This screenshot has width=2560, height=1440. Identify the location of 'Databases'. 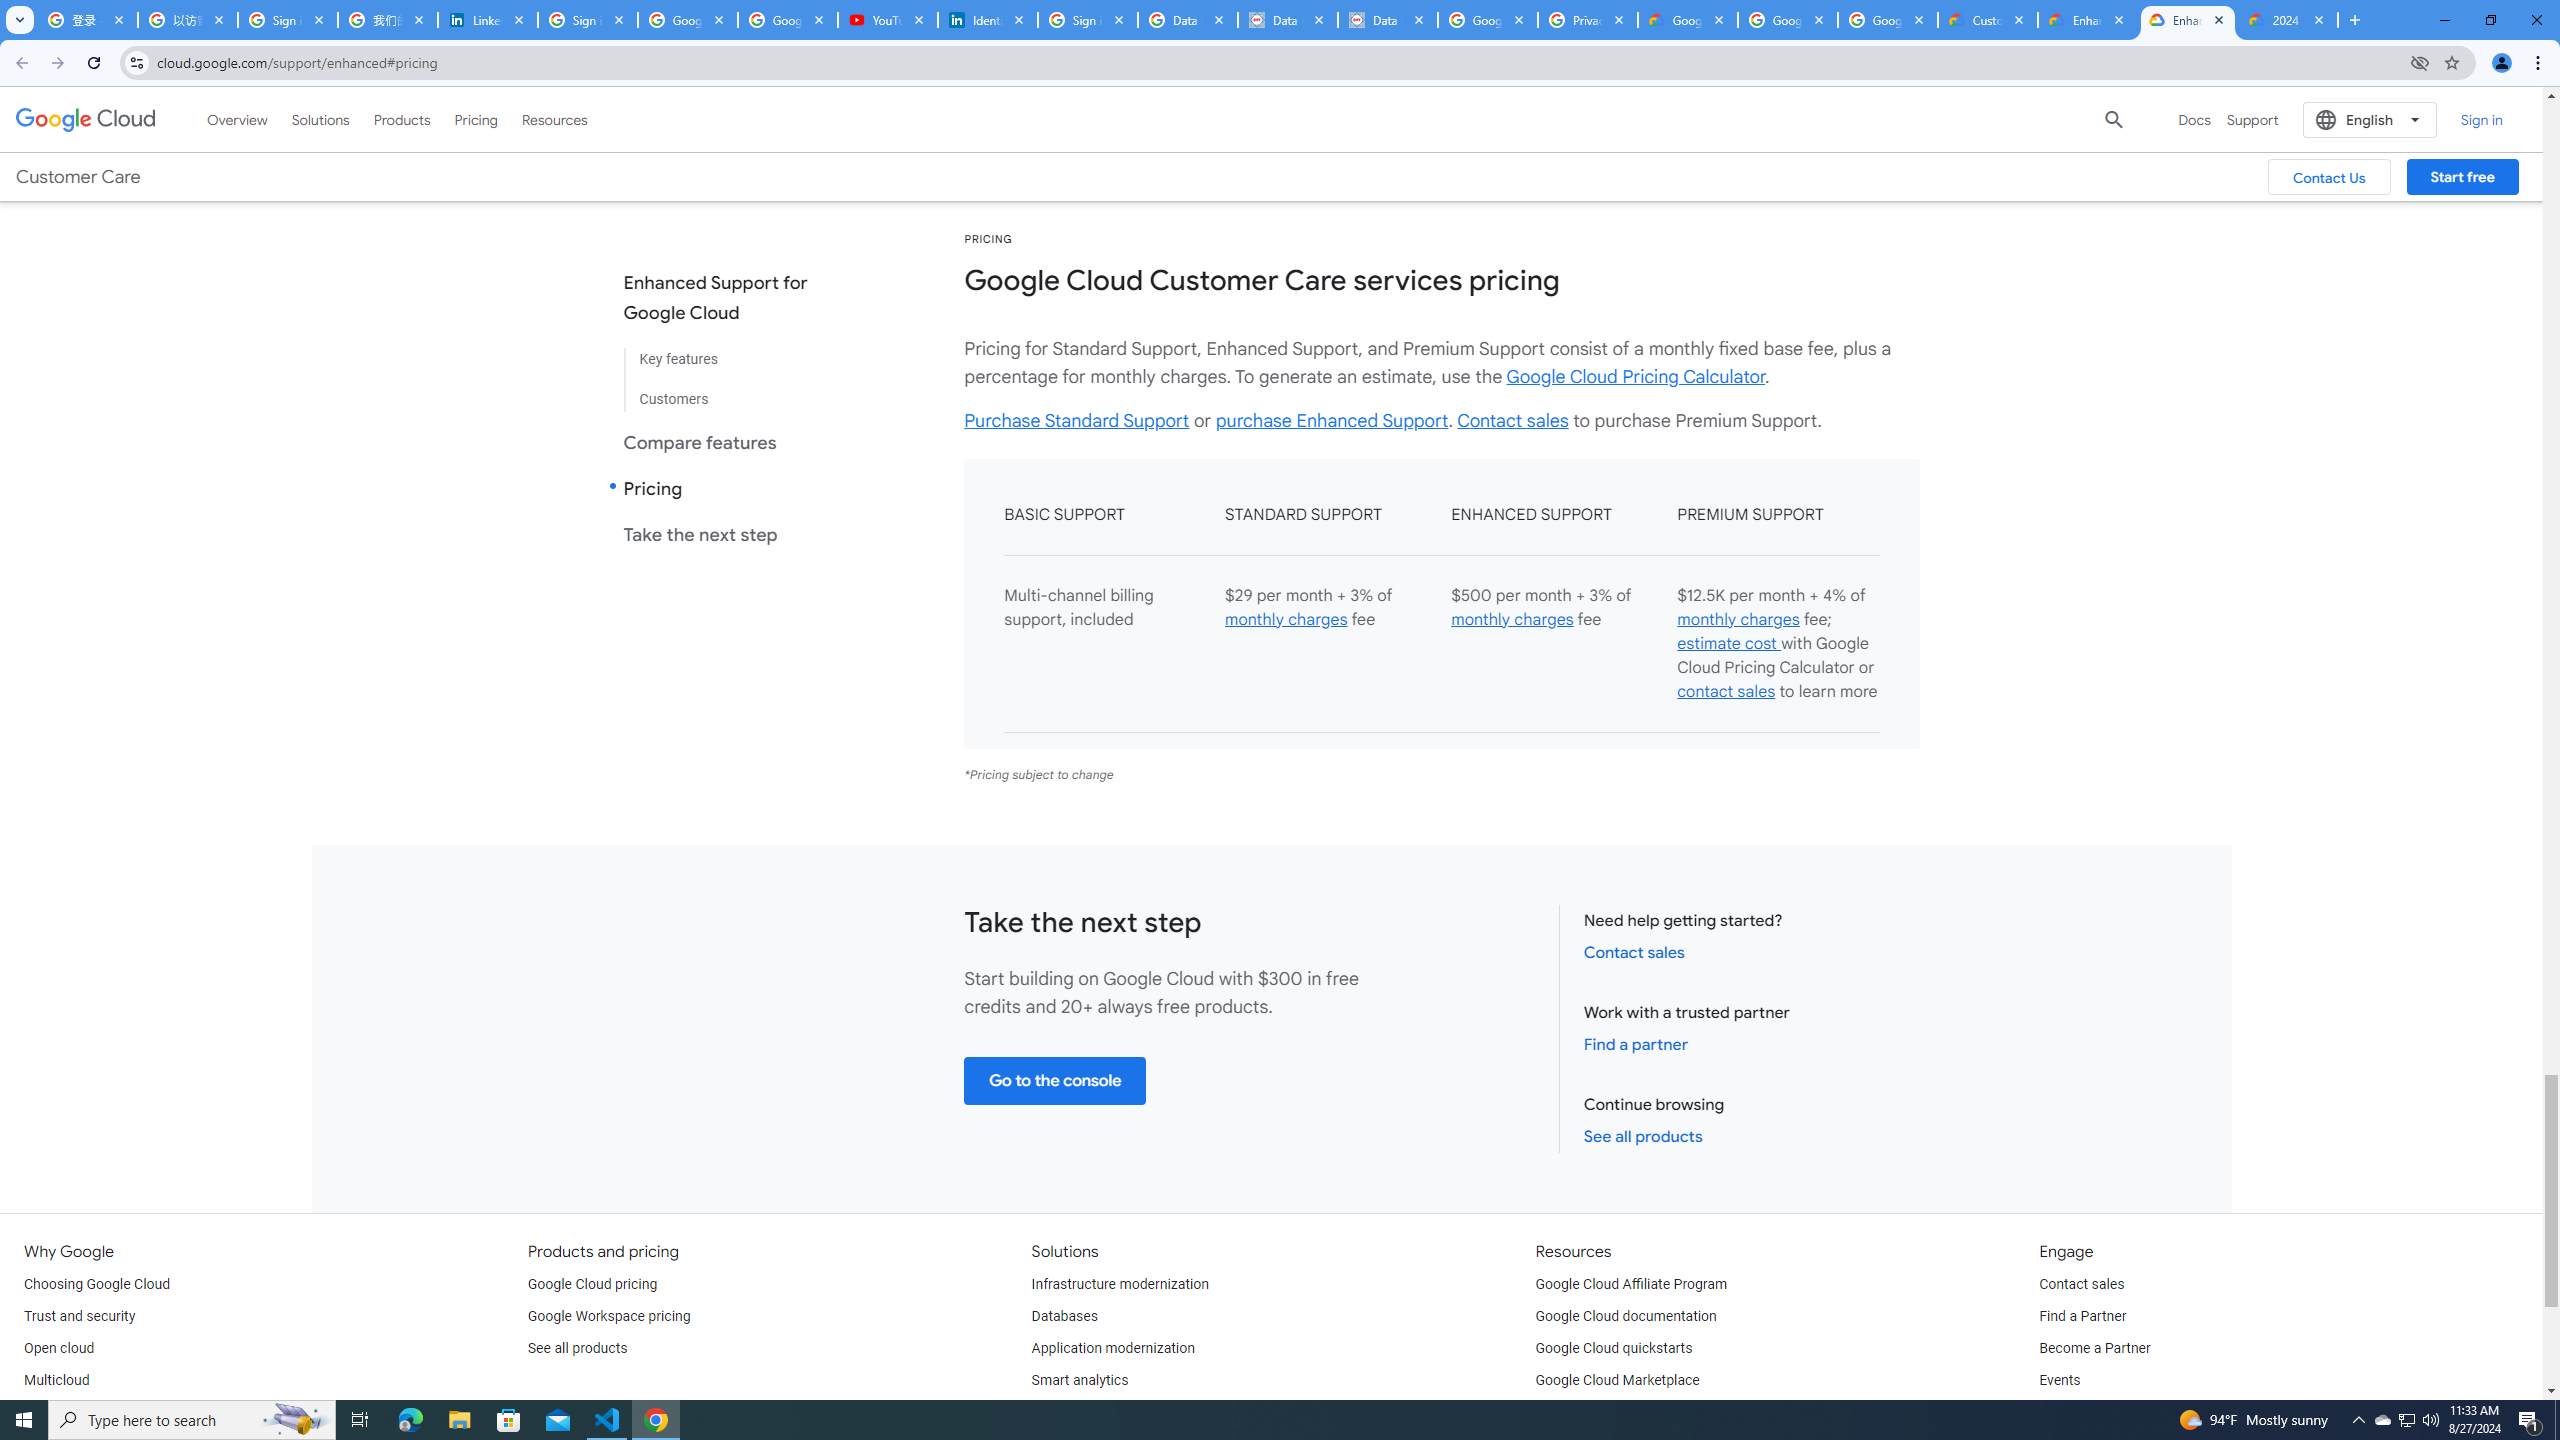
(1063, 1315).